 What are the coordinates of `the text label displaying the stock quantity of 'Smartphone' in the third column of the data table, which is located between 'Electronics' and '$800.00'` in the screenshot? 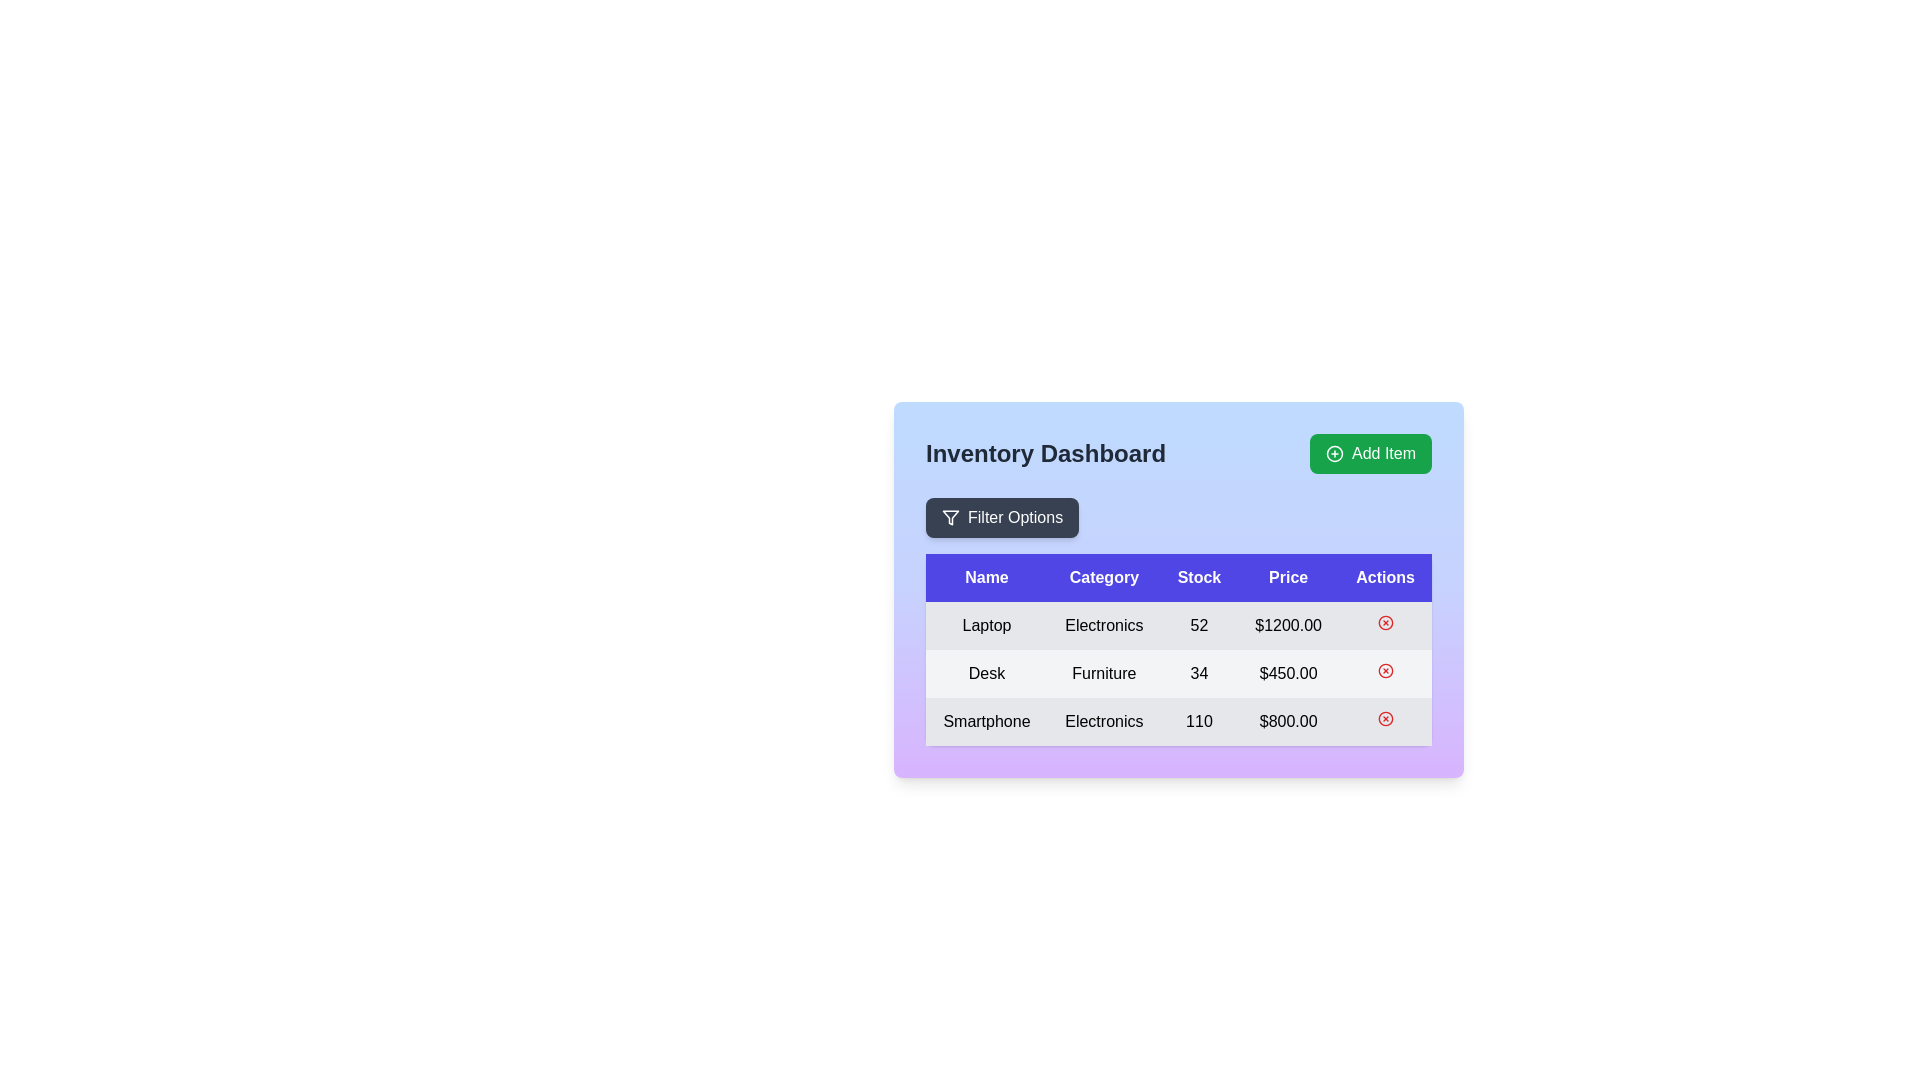 It's located at (1199, 721).